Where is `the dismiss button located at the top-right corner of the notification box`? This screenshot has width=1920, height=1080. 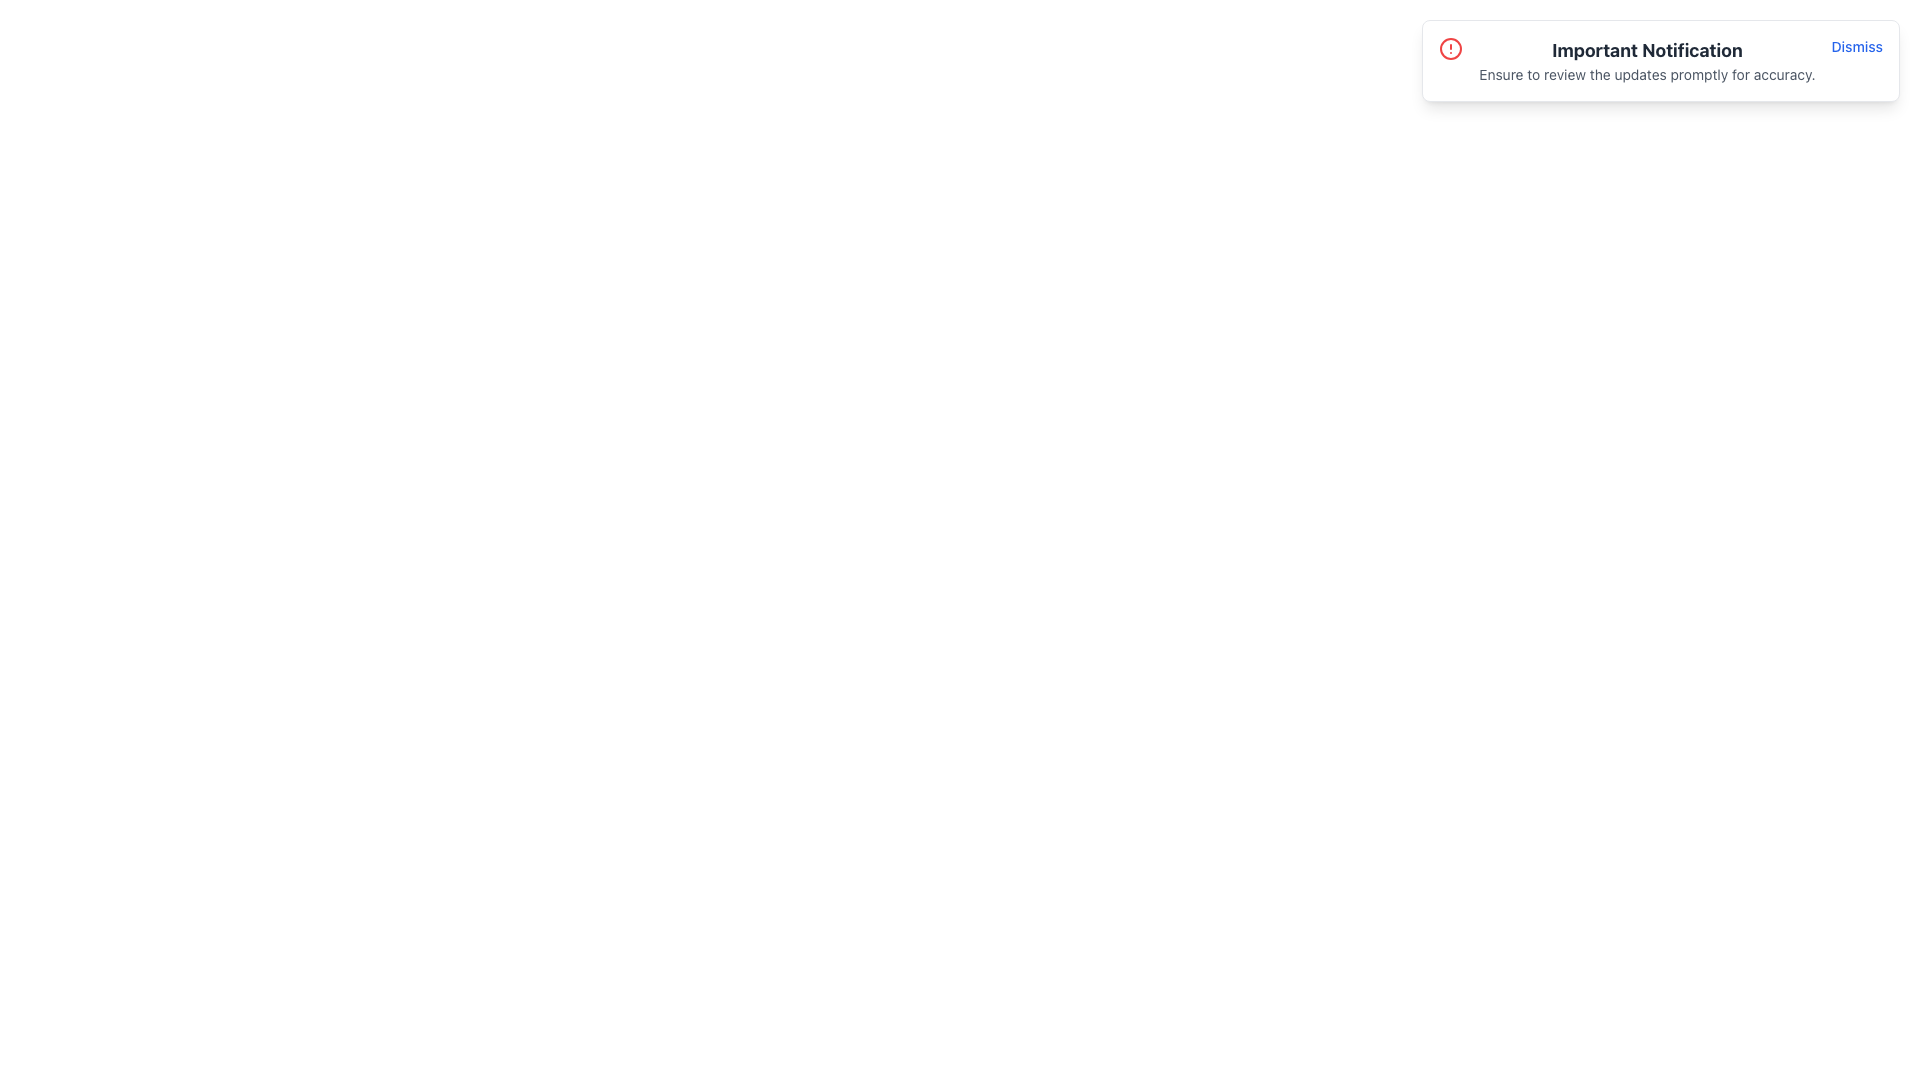
the dismiss button located at the top-right corner of the notification box is located at coordinates (1856, 45).